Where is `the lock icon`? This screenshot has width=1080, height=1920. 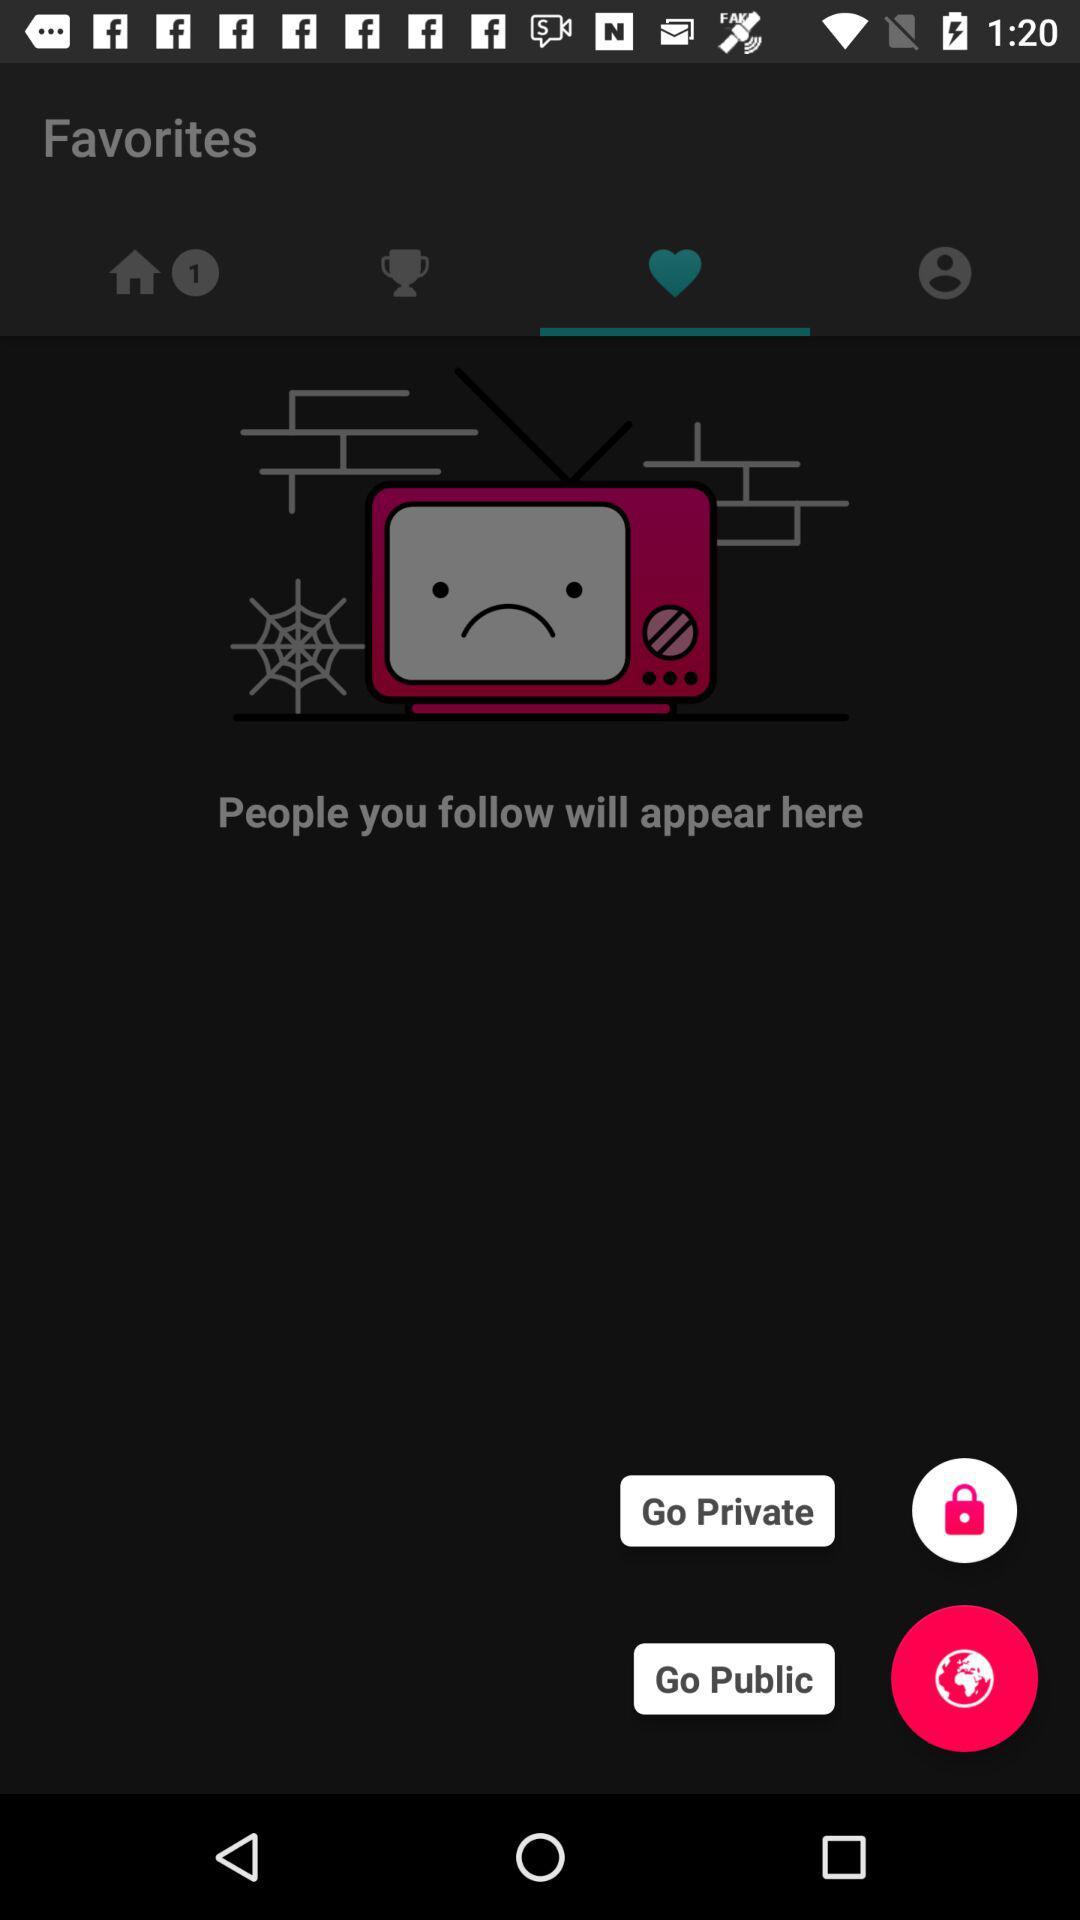 the lock icon is located at coordinates (963, 1510).